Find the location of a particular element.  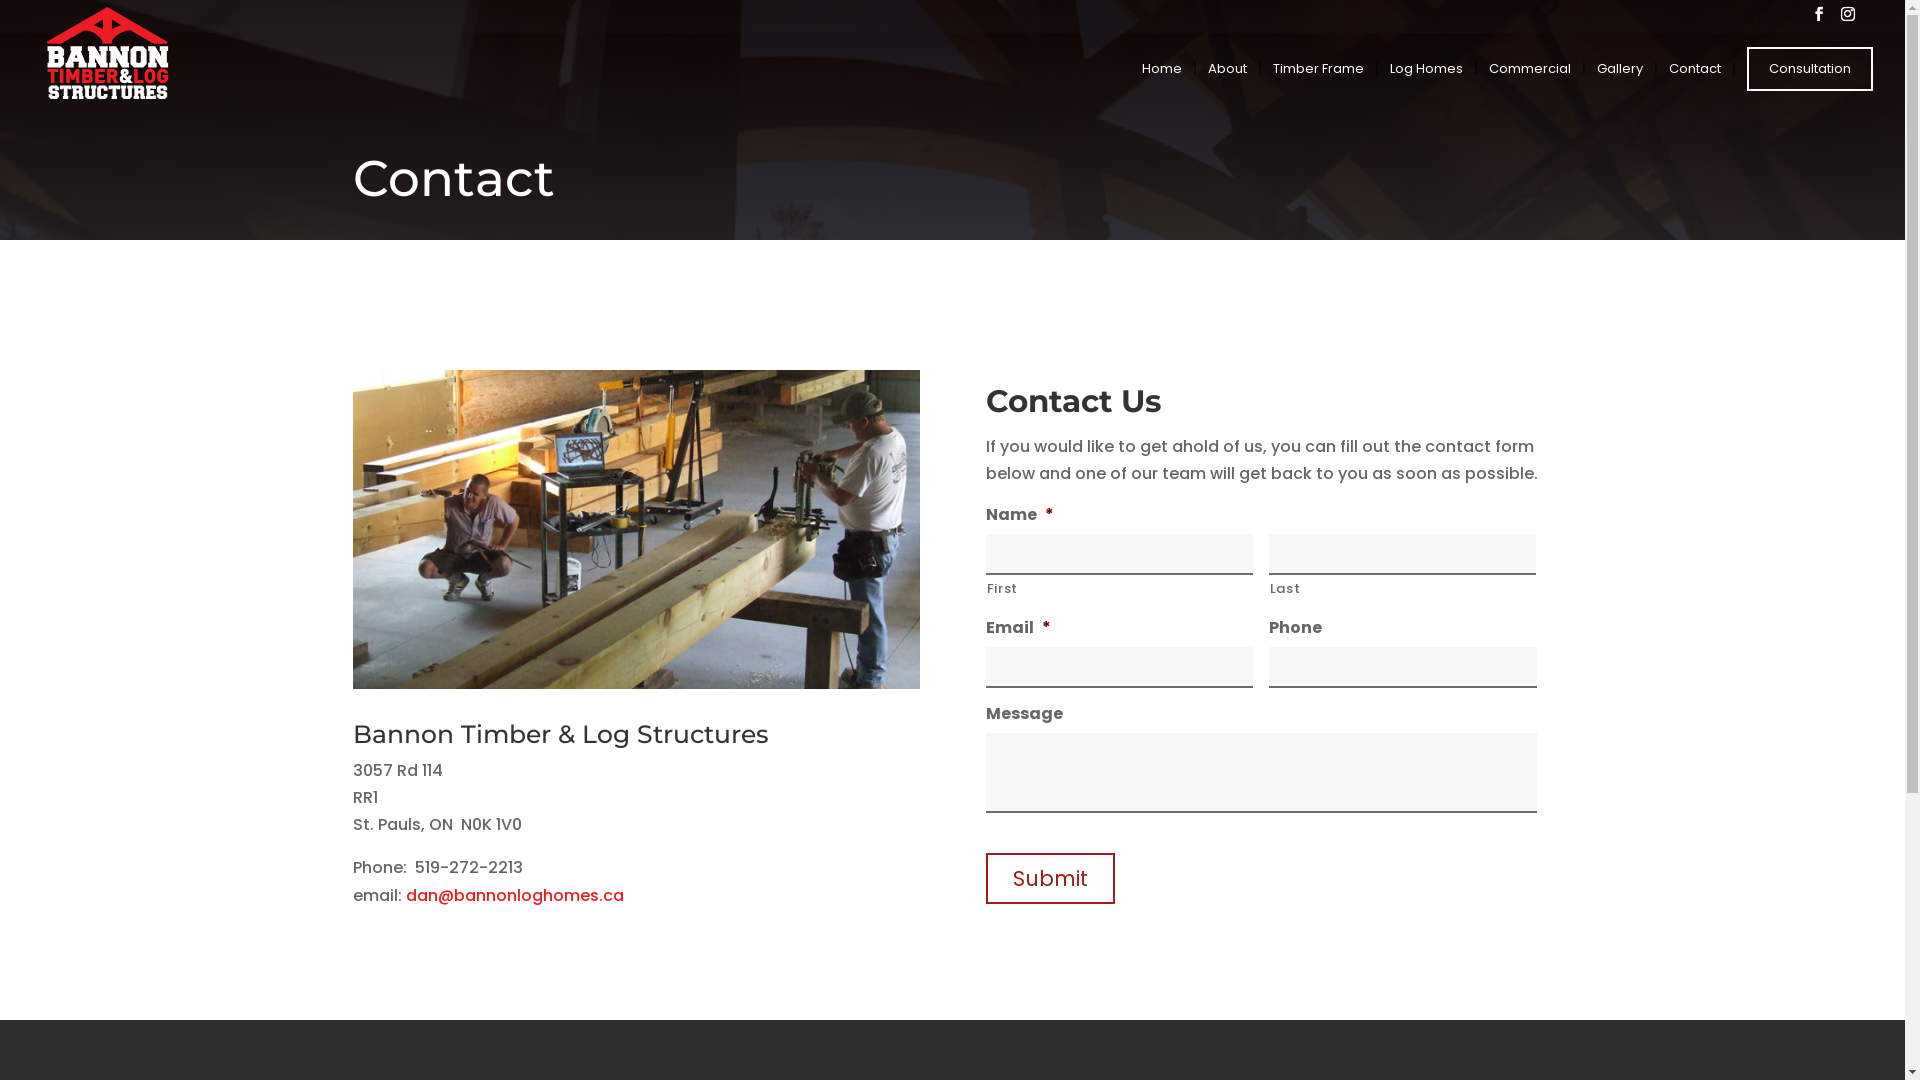

'Consultation' is located at coordinates (1746, 67).